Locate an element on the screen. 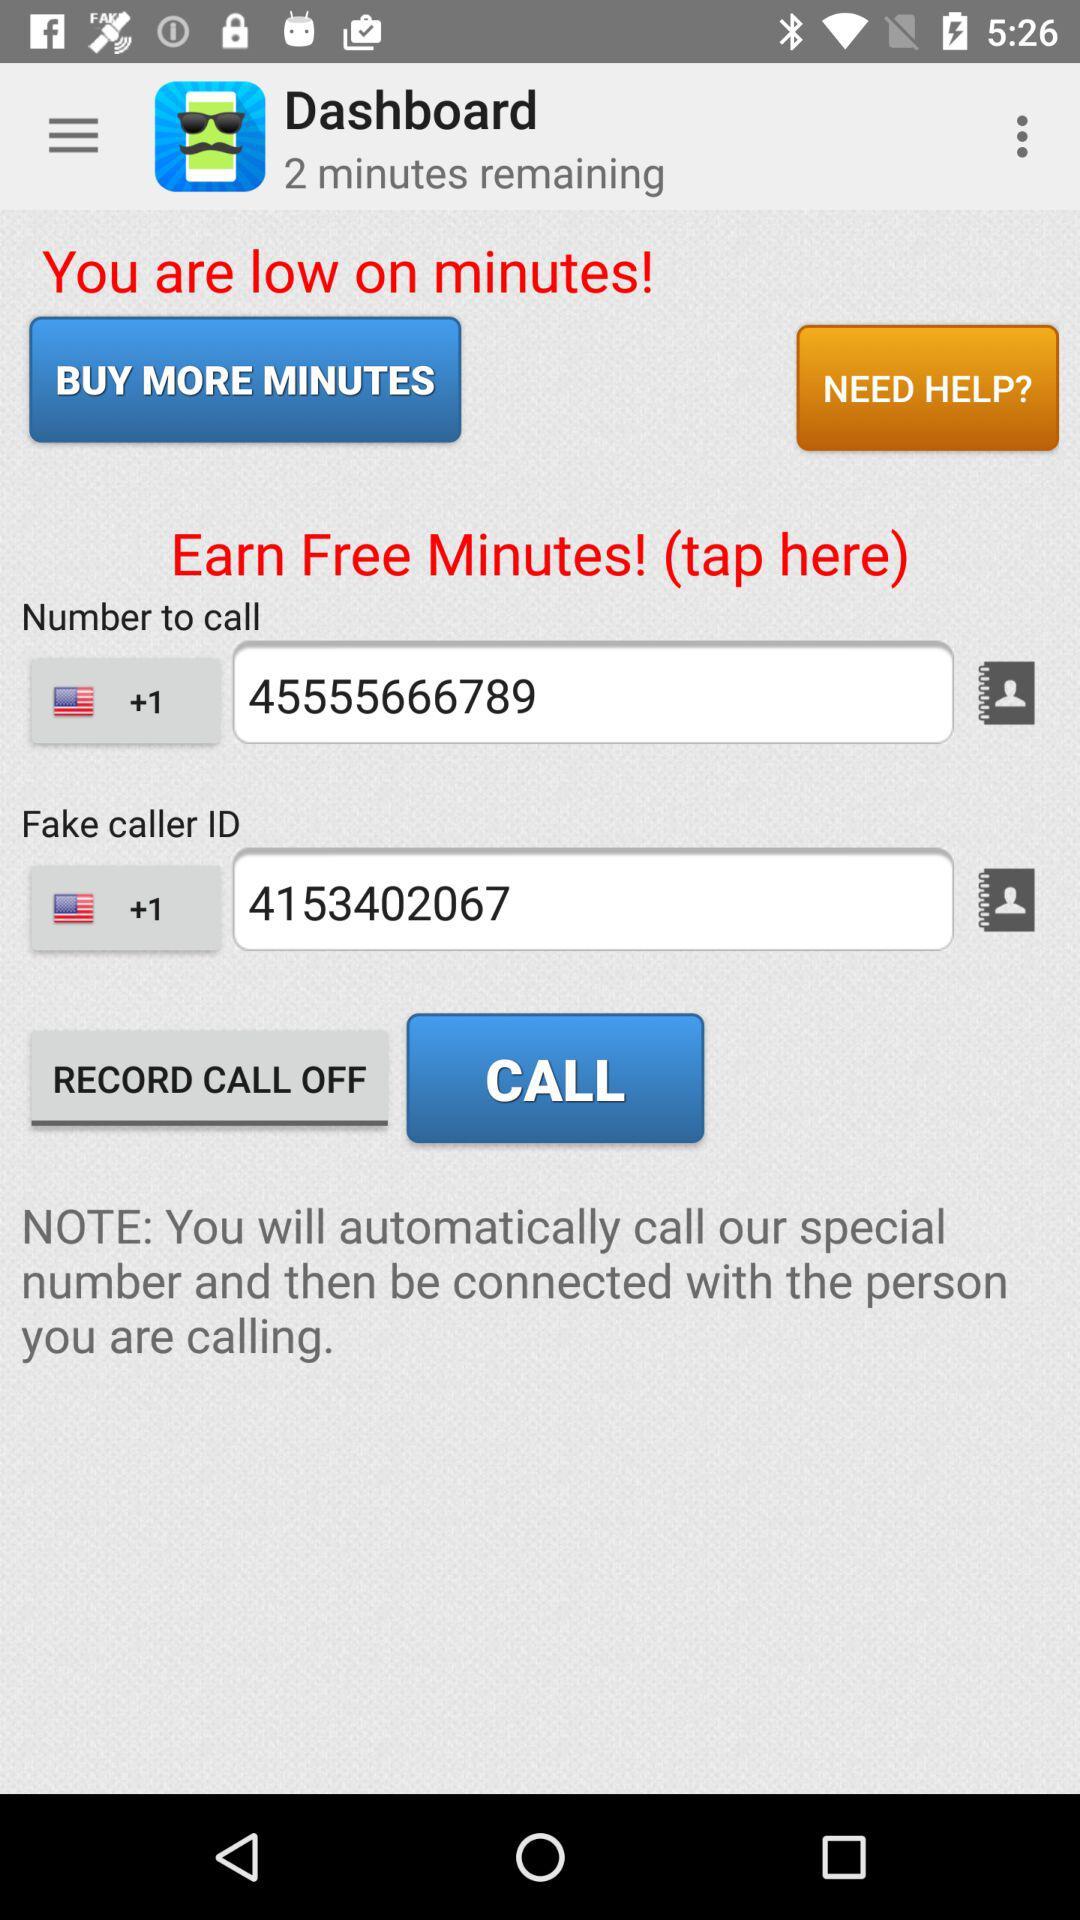 The image size is (1080, 1920). the need help? item is located at coordinates (927, 387).